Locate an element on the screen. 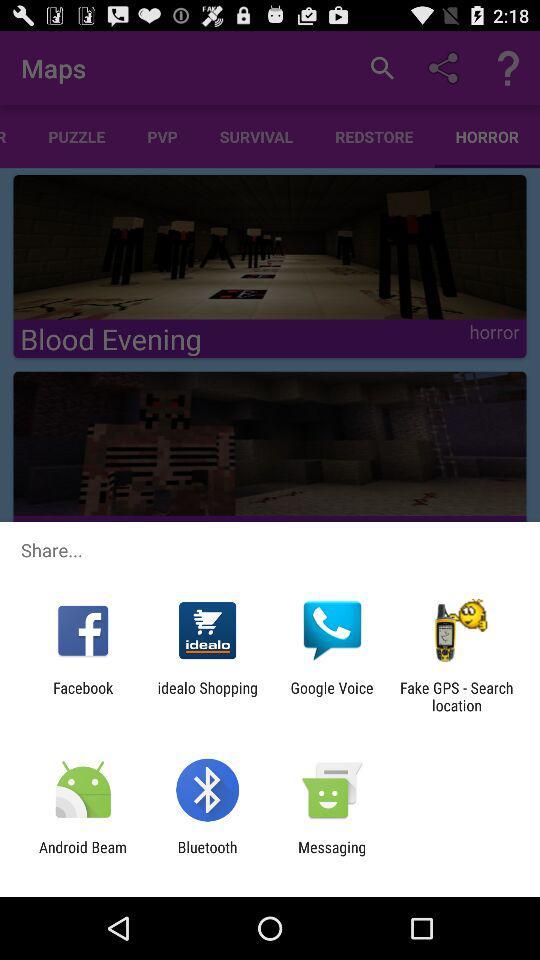  the idealo shopping icon is located at coordinates (206, 696).